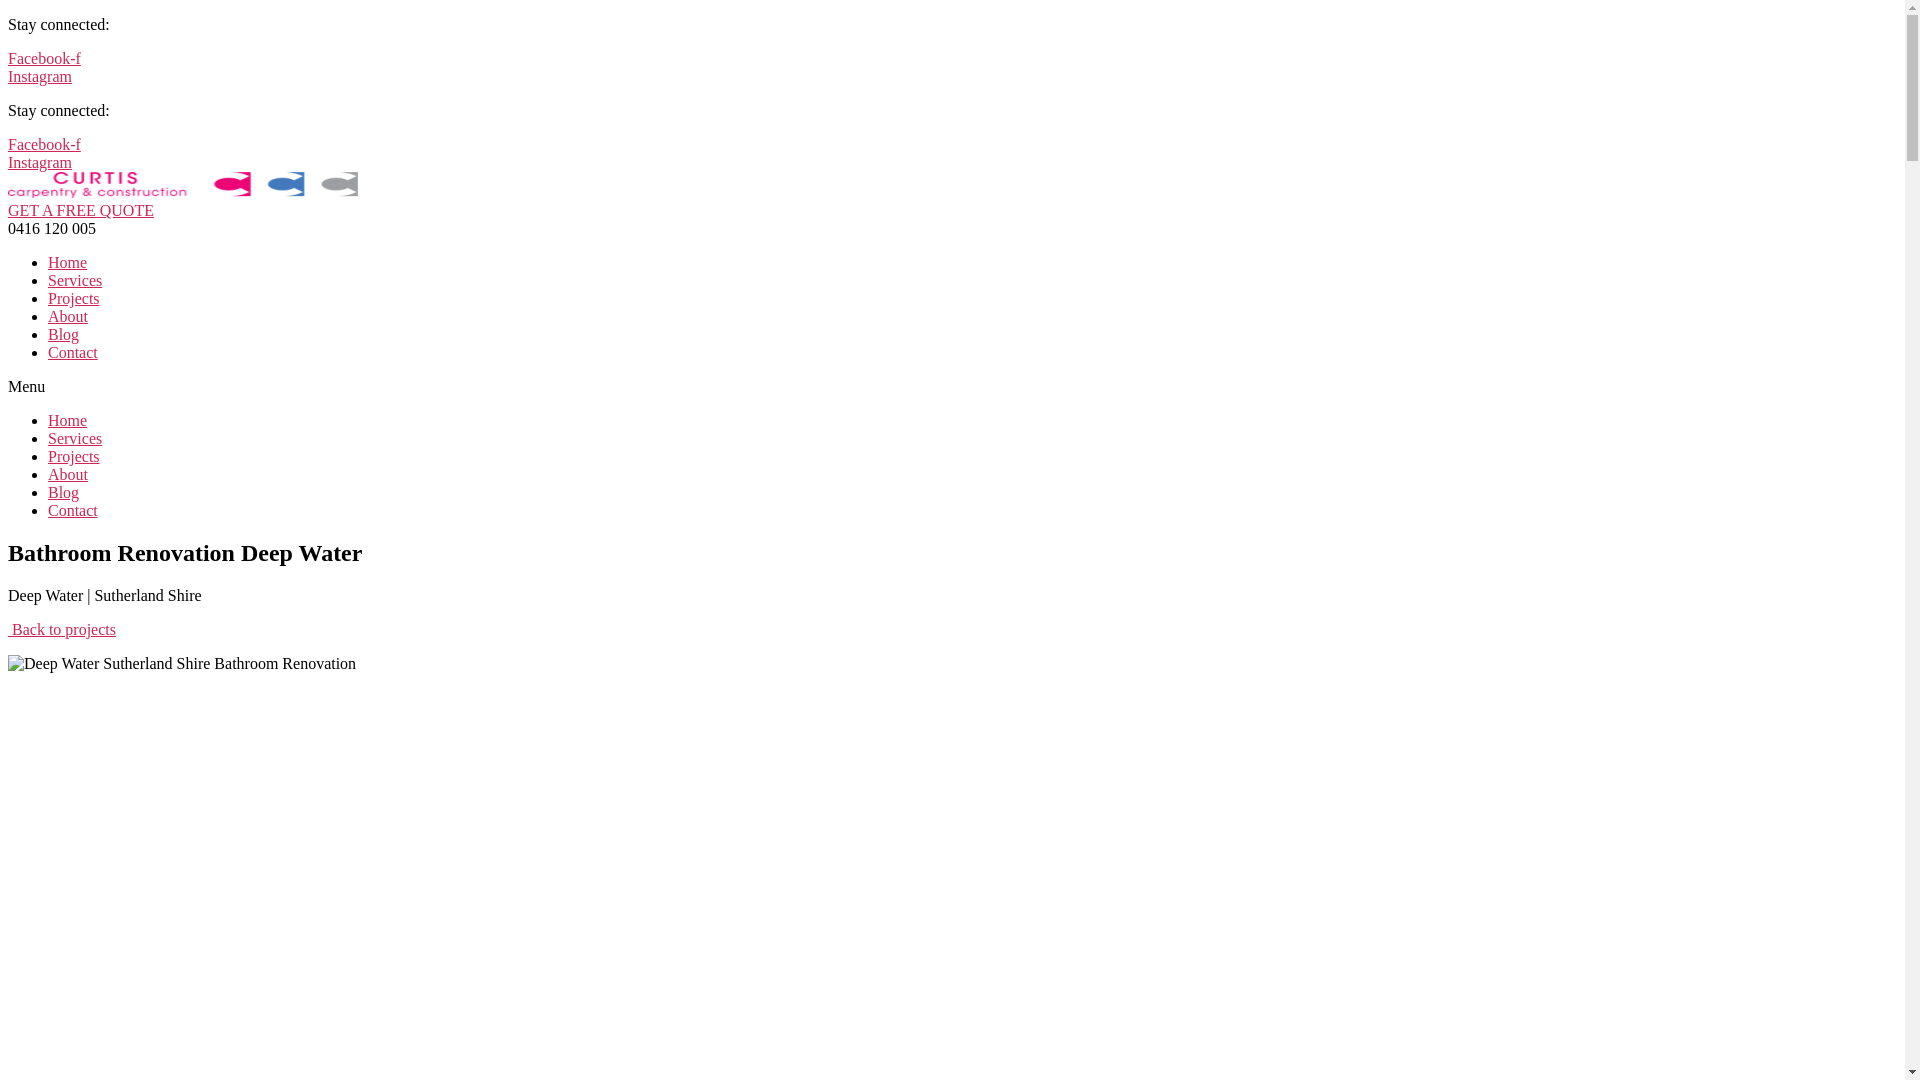  I want to click on 'Instagram', so click(39, 75).